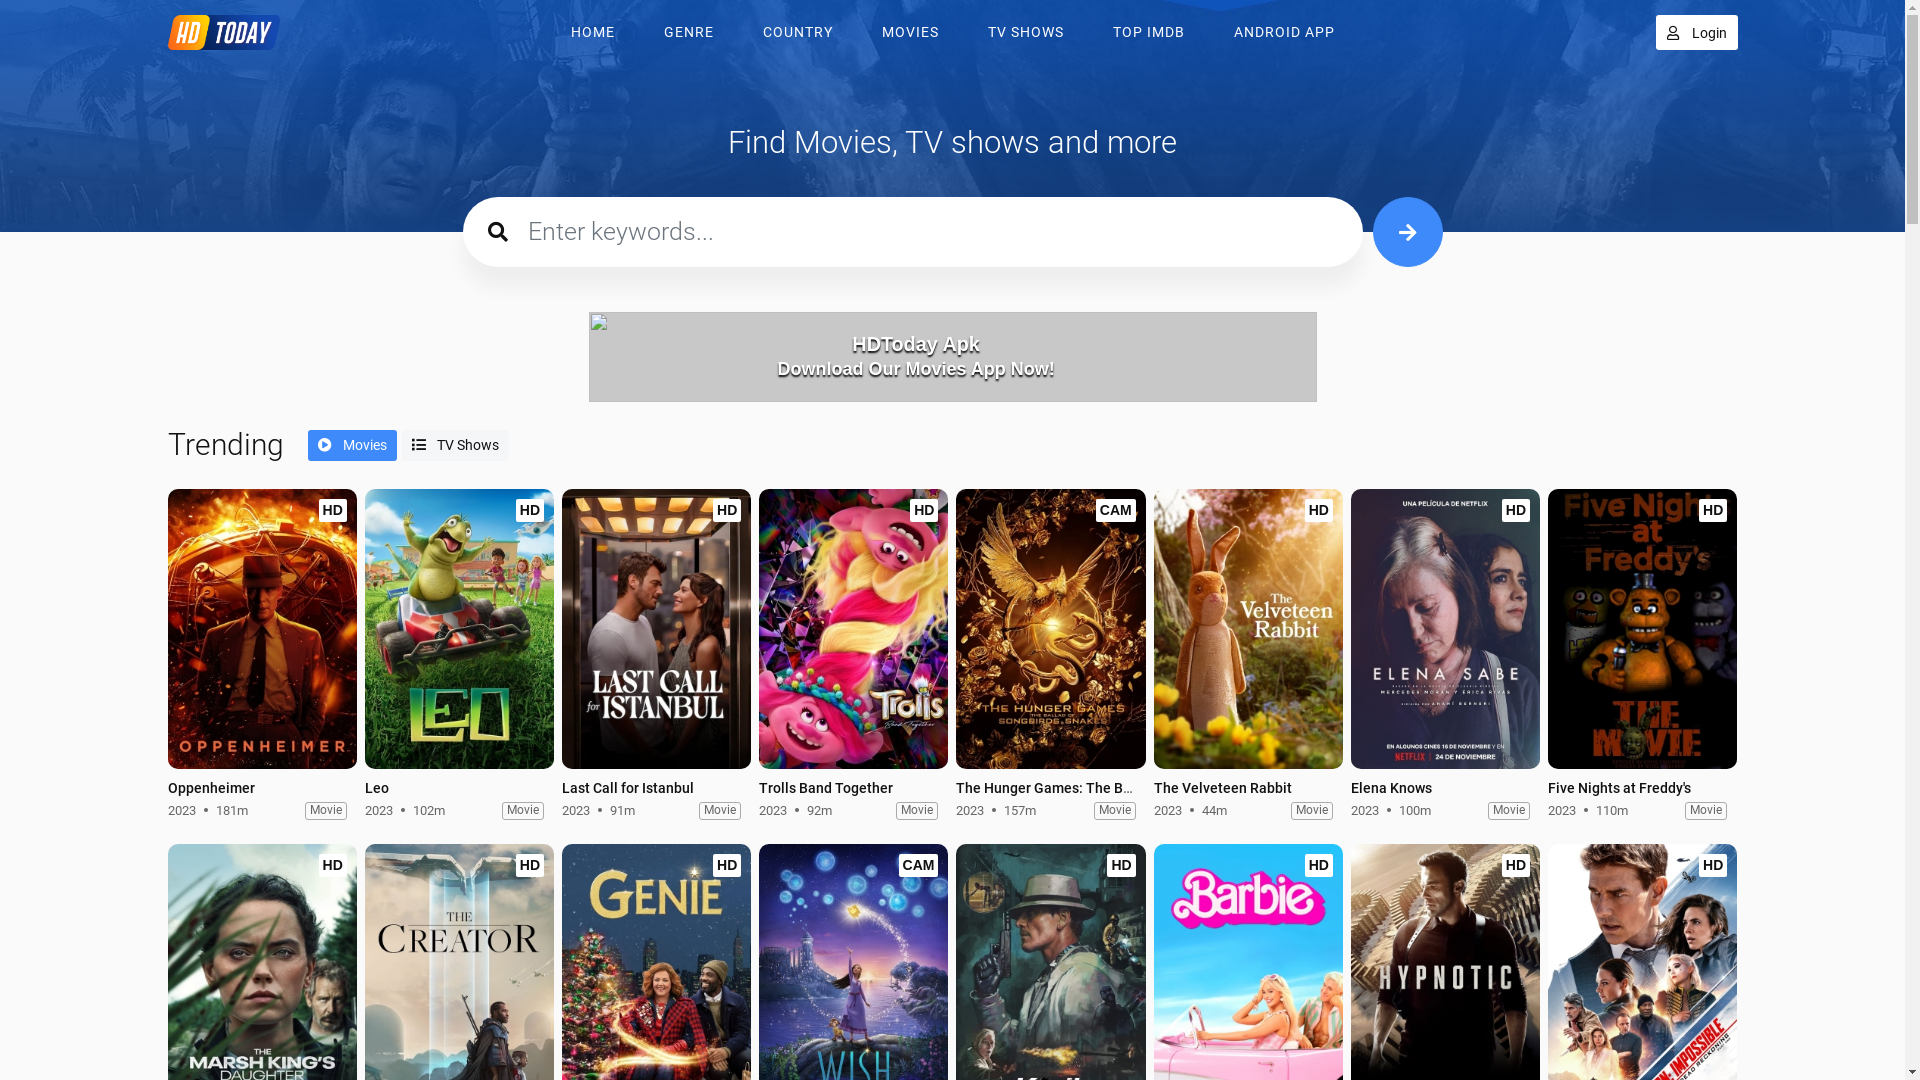 The width and height of the screenshot is (1920, 1080). I want to click on 'TV SHOWS', so click(1026, 32).